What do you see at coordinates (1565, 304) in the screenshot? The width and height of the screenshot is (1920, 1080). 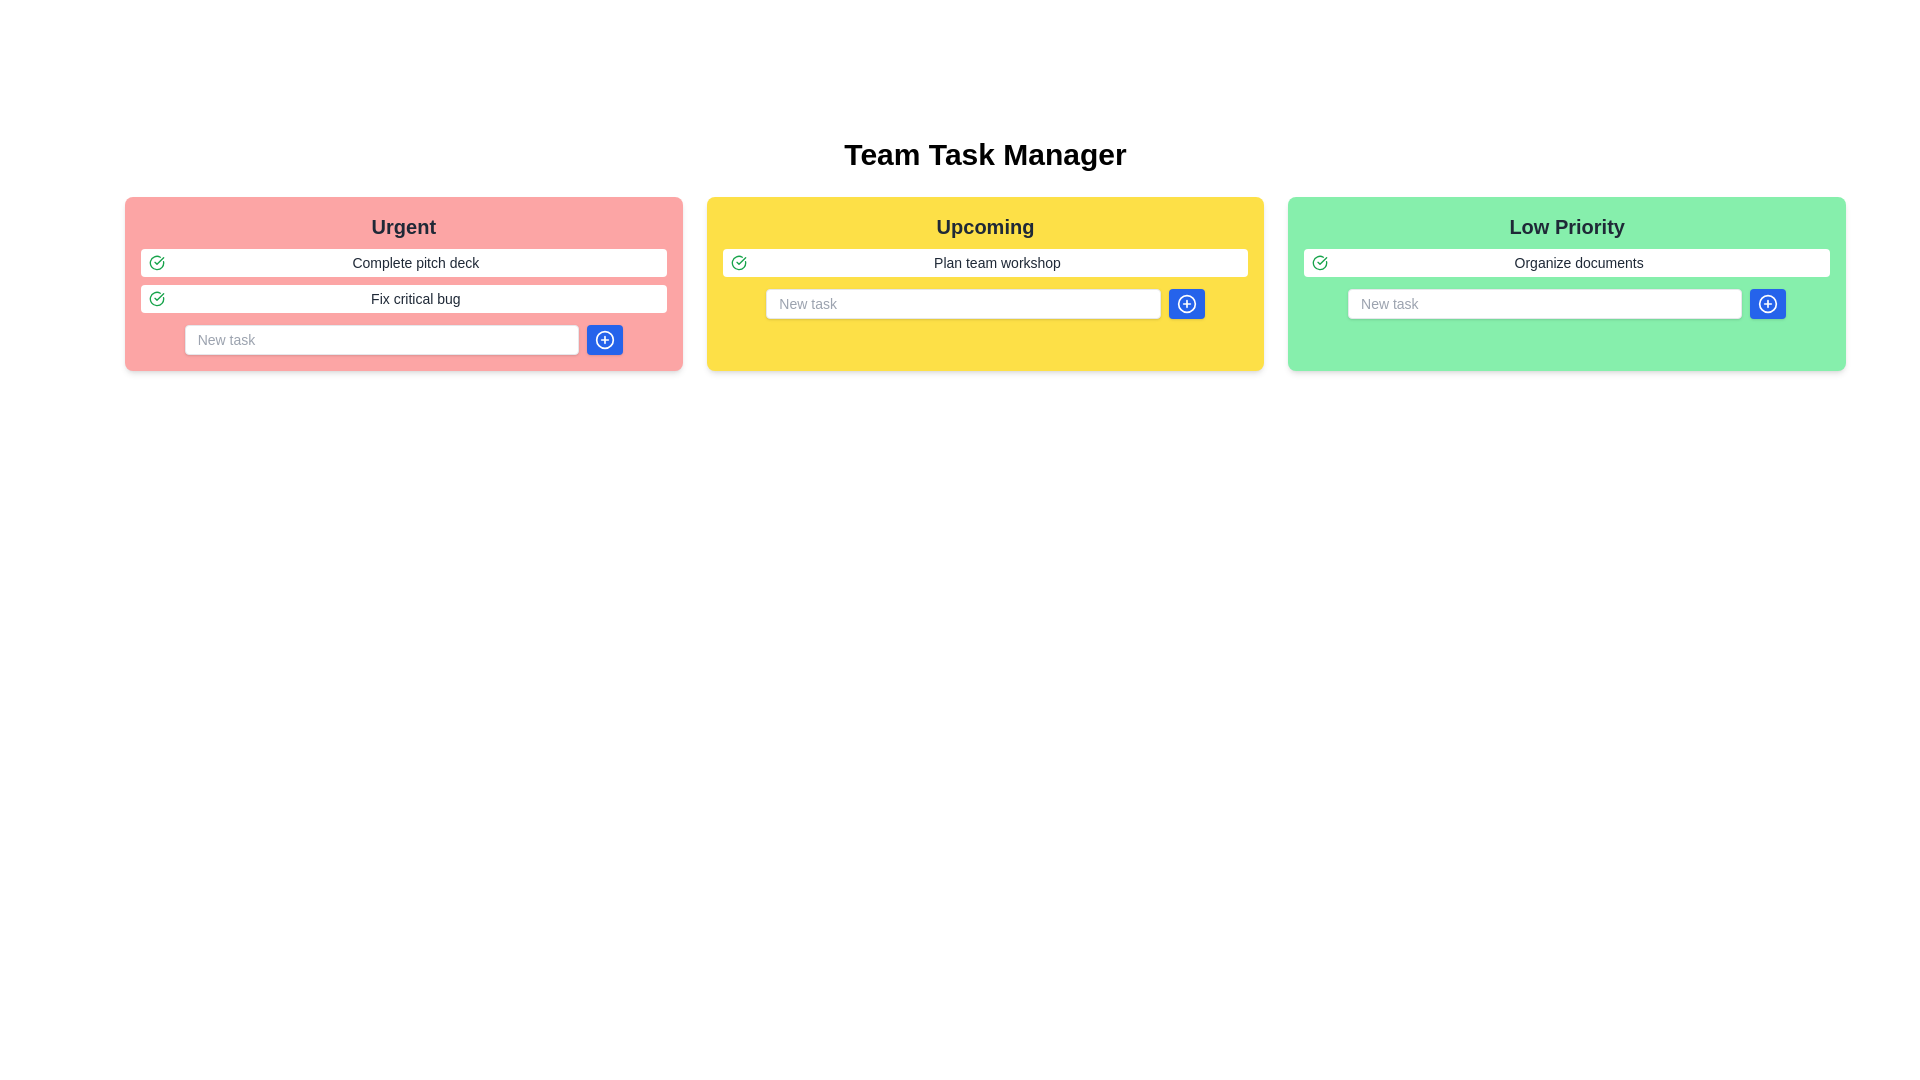 I see `inside the input box labeled 'New task' in the 'Low Priority' section to focus it` at bounding box center [1565, 304].